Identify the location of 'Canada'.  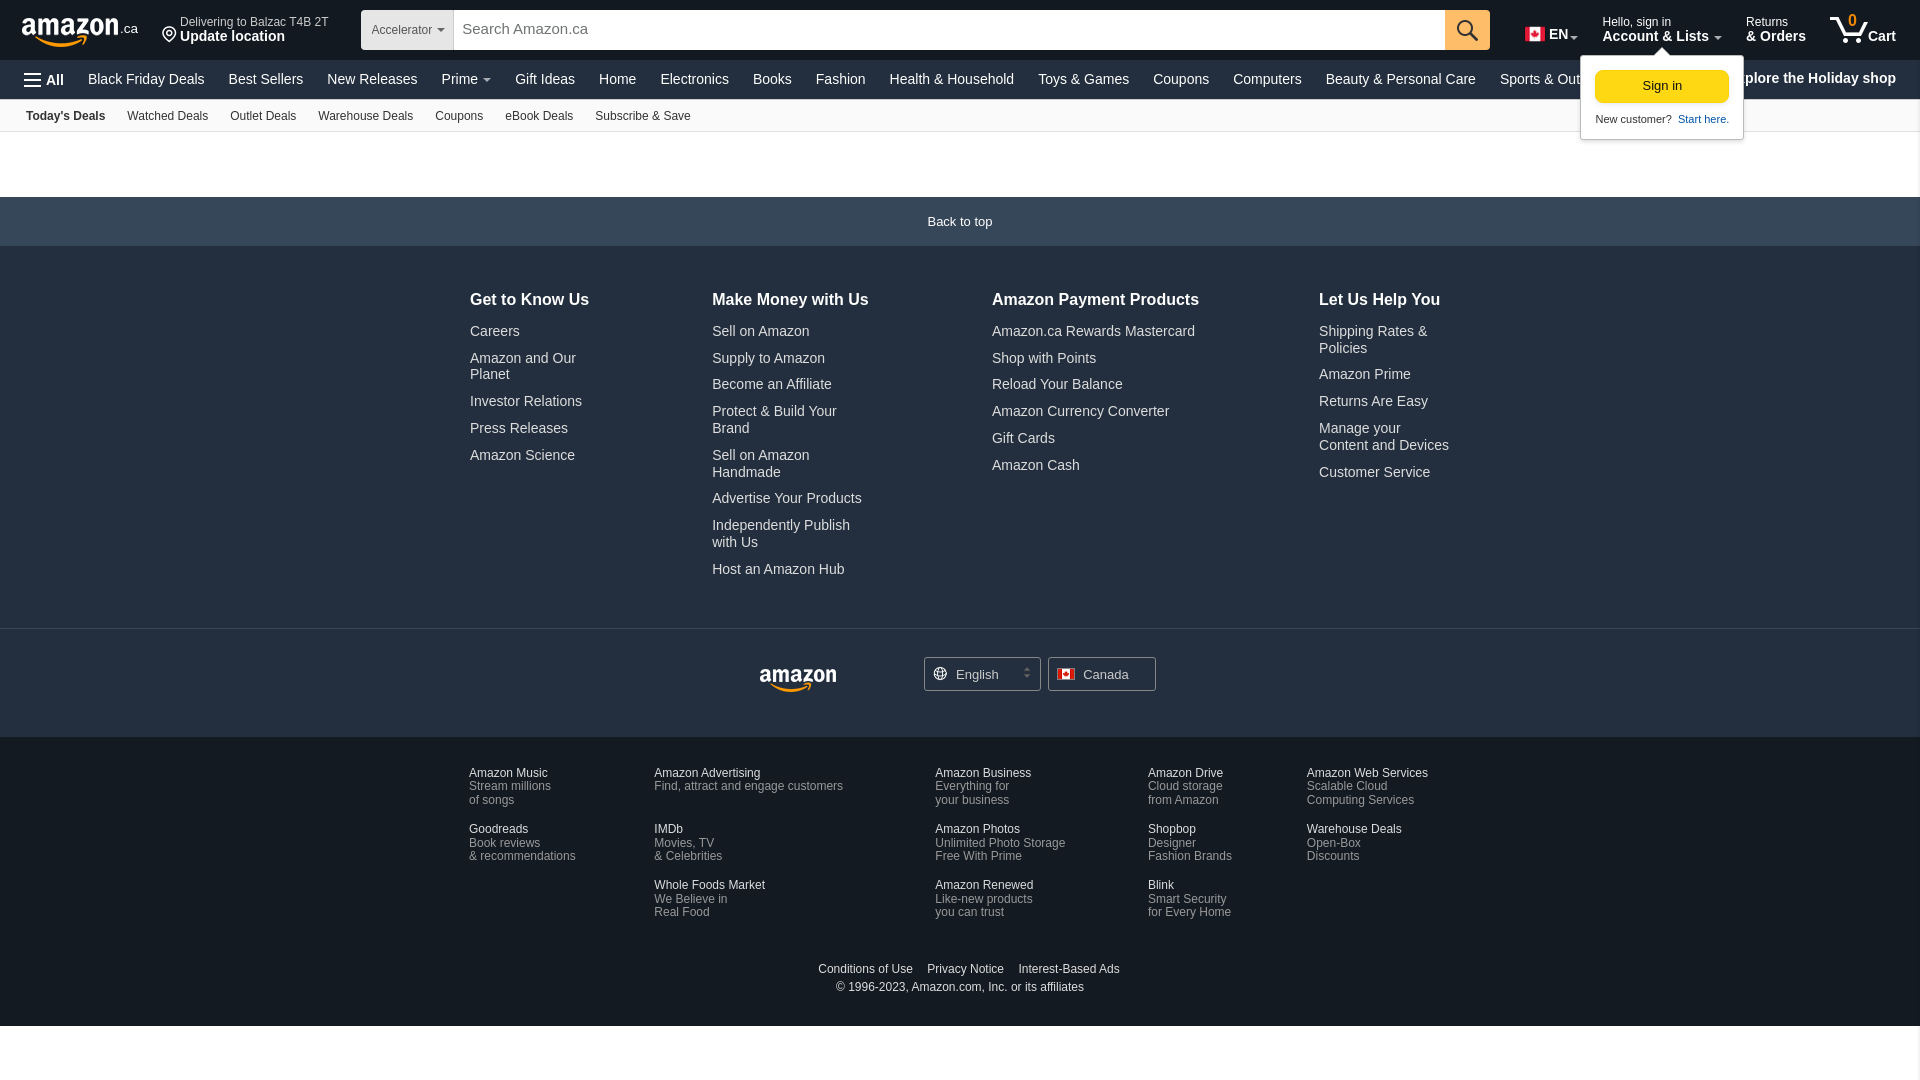
(1100, 674).